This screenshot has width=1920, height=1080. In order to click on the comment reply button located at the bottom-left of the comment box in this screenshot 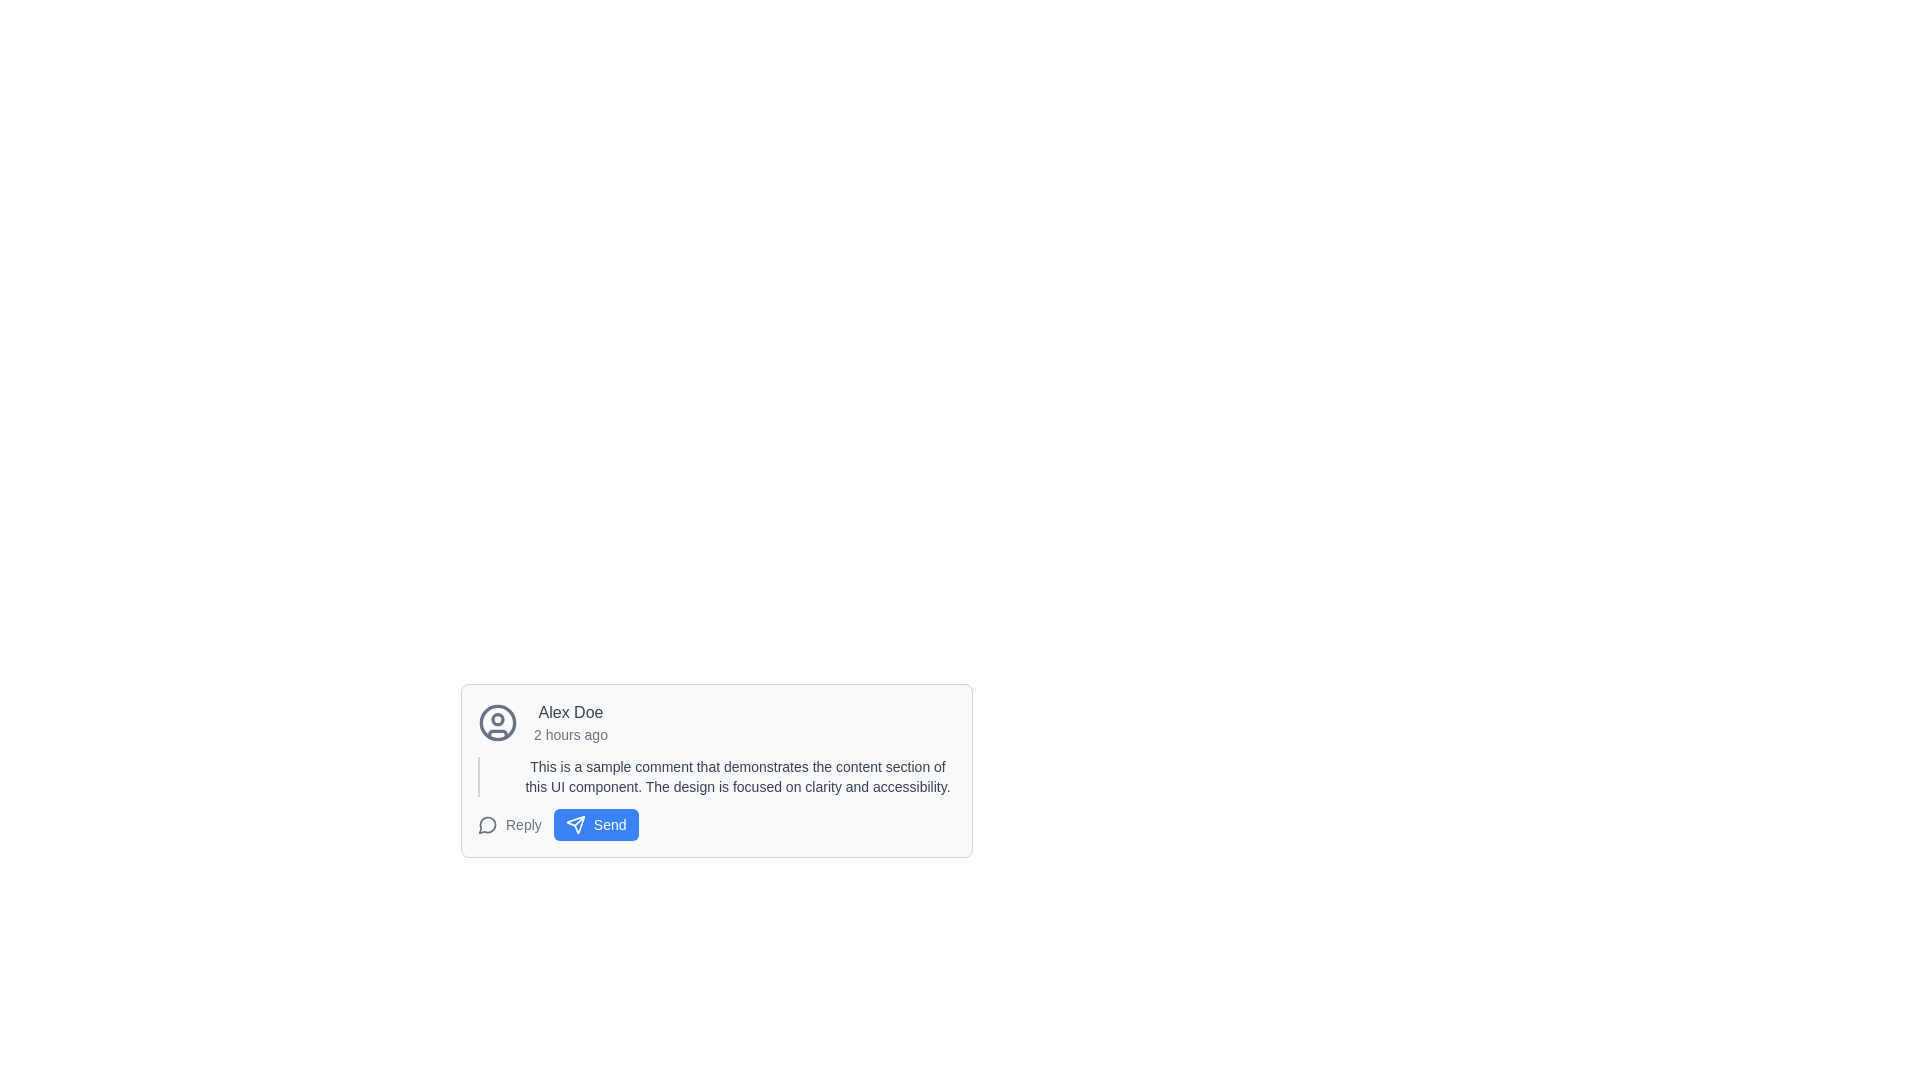, I will do `click(509, 825)`.